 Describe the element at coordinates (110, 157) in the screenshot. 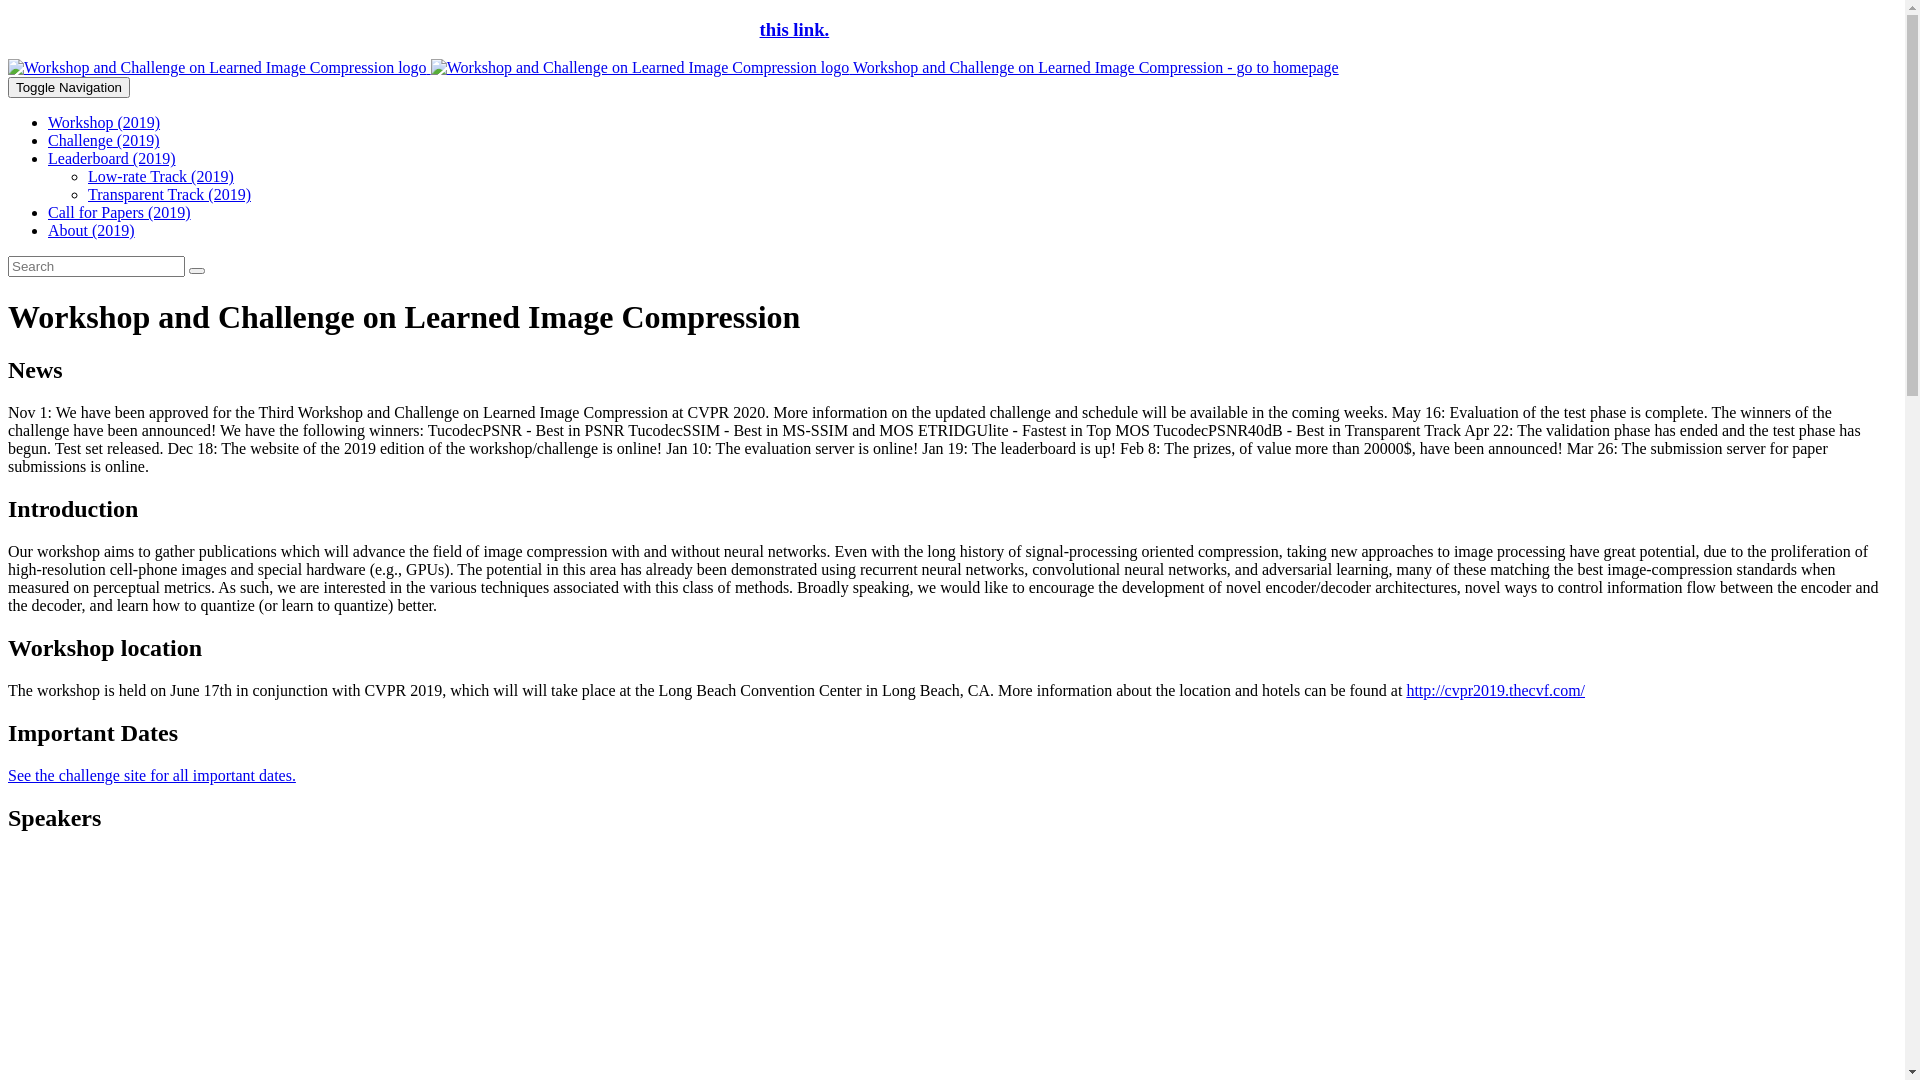

I see `'Leaderboard (2019)'` at that location.